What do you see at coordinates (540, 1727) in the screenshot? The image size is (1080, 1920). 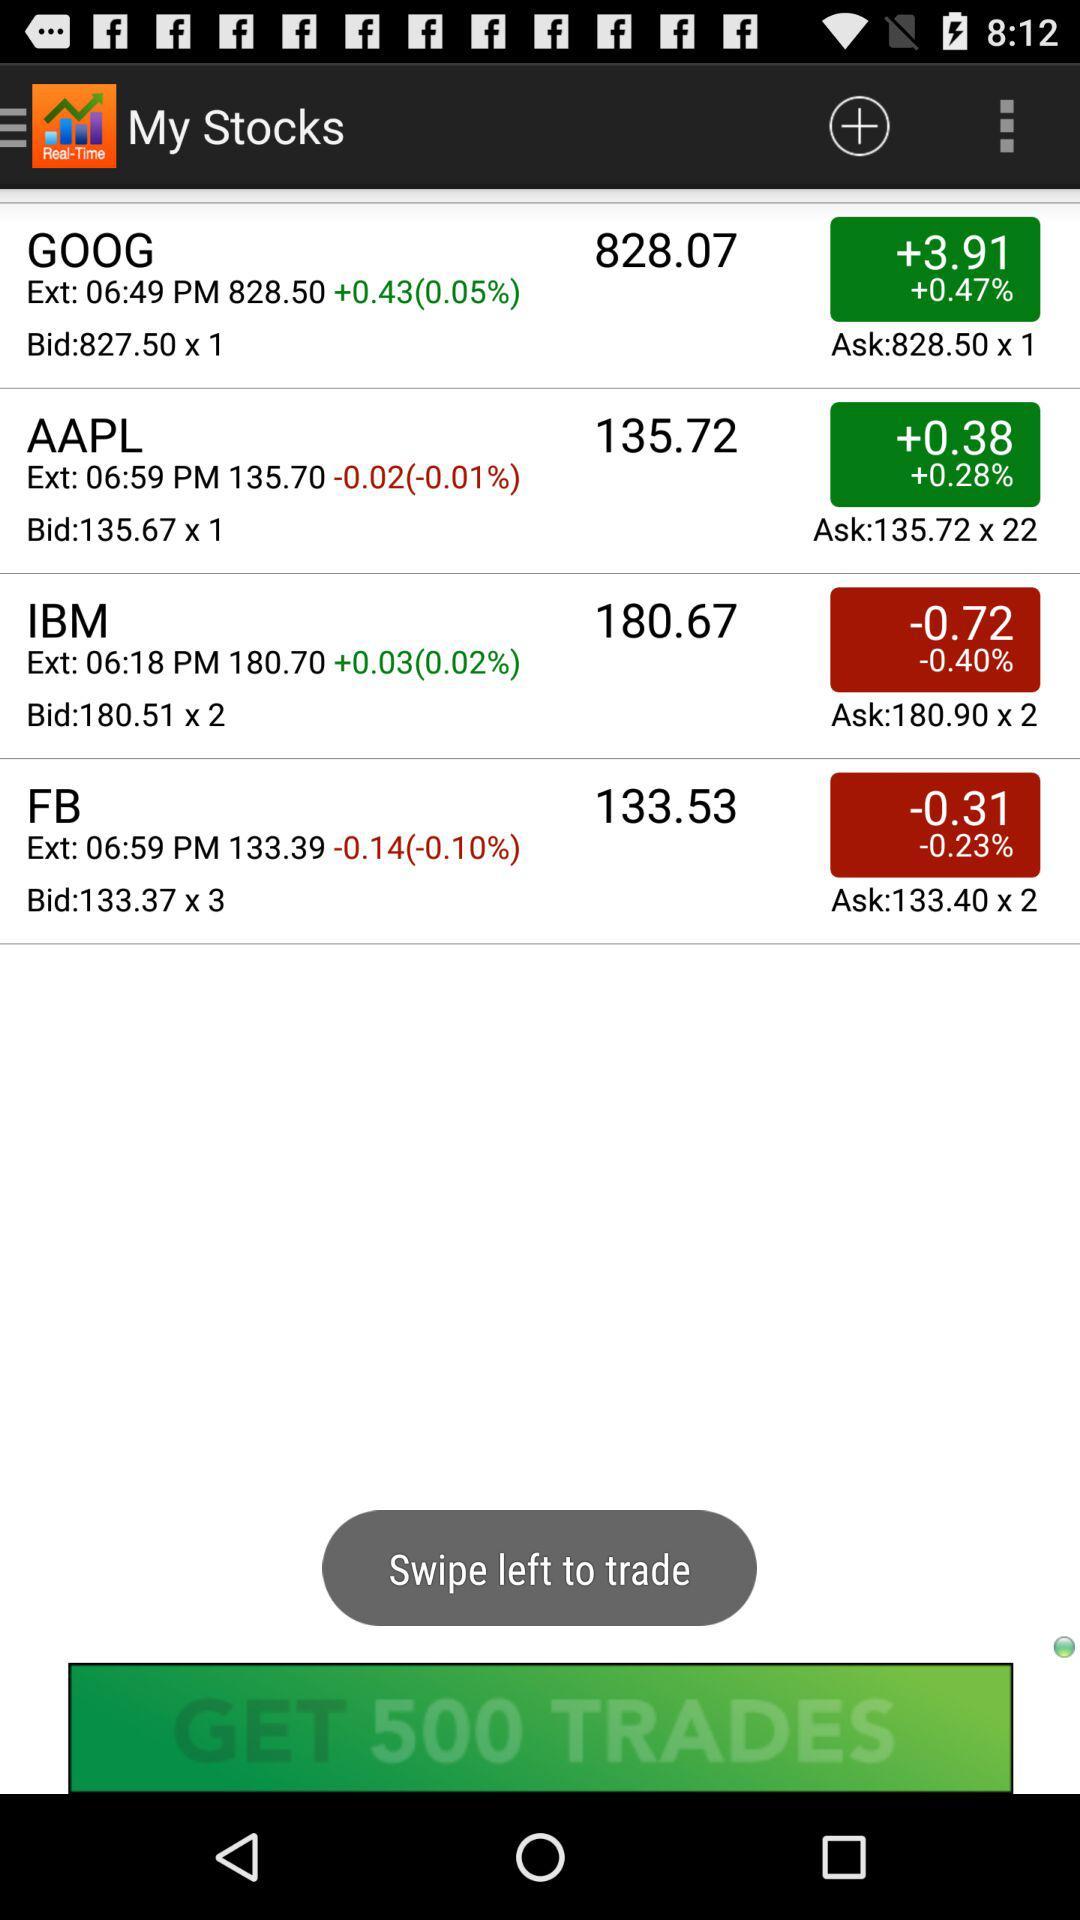 I see `shows the advertisement tab` at bounding box center [540, 1727].